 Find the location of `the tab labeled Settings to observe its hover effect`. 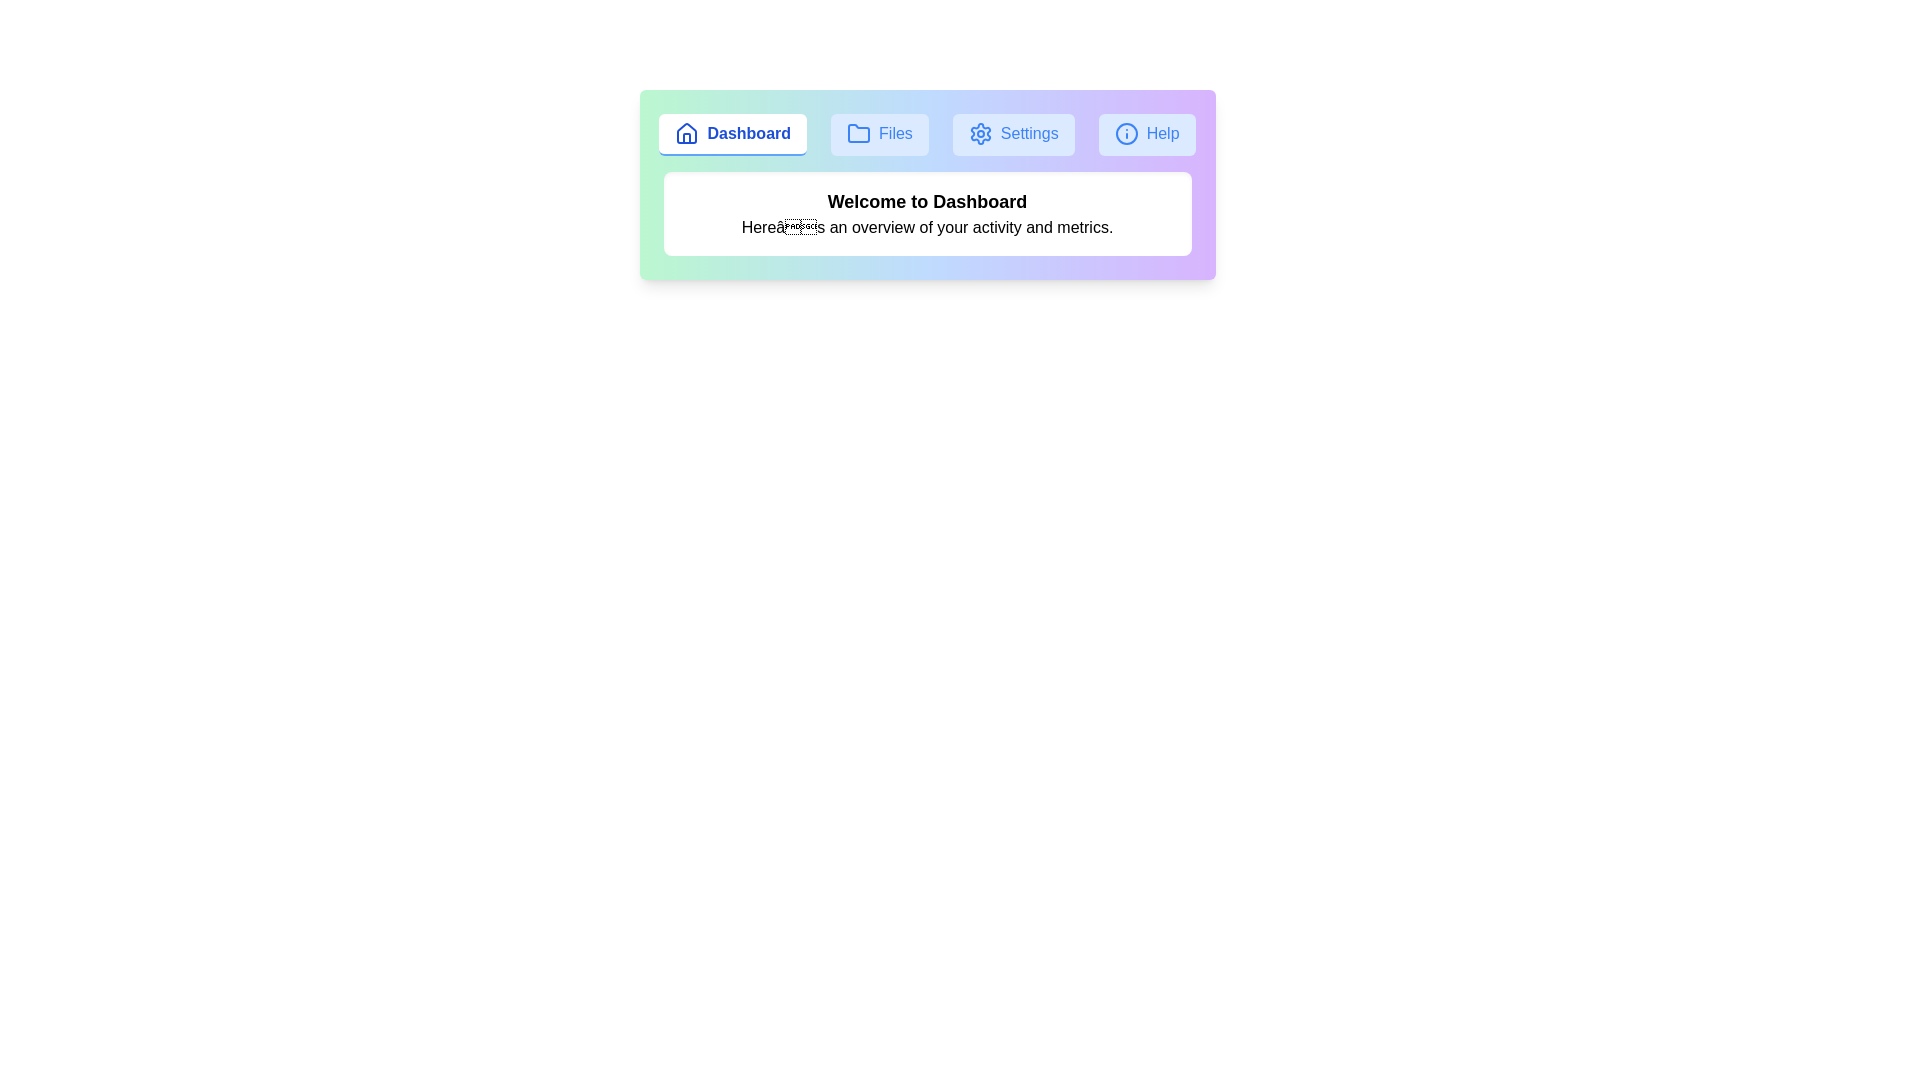

the tab labeled Settings to observe its hover effect is located at coordinates (1013, 135).